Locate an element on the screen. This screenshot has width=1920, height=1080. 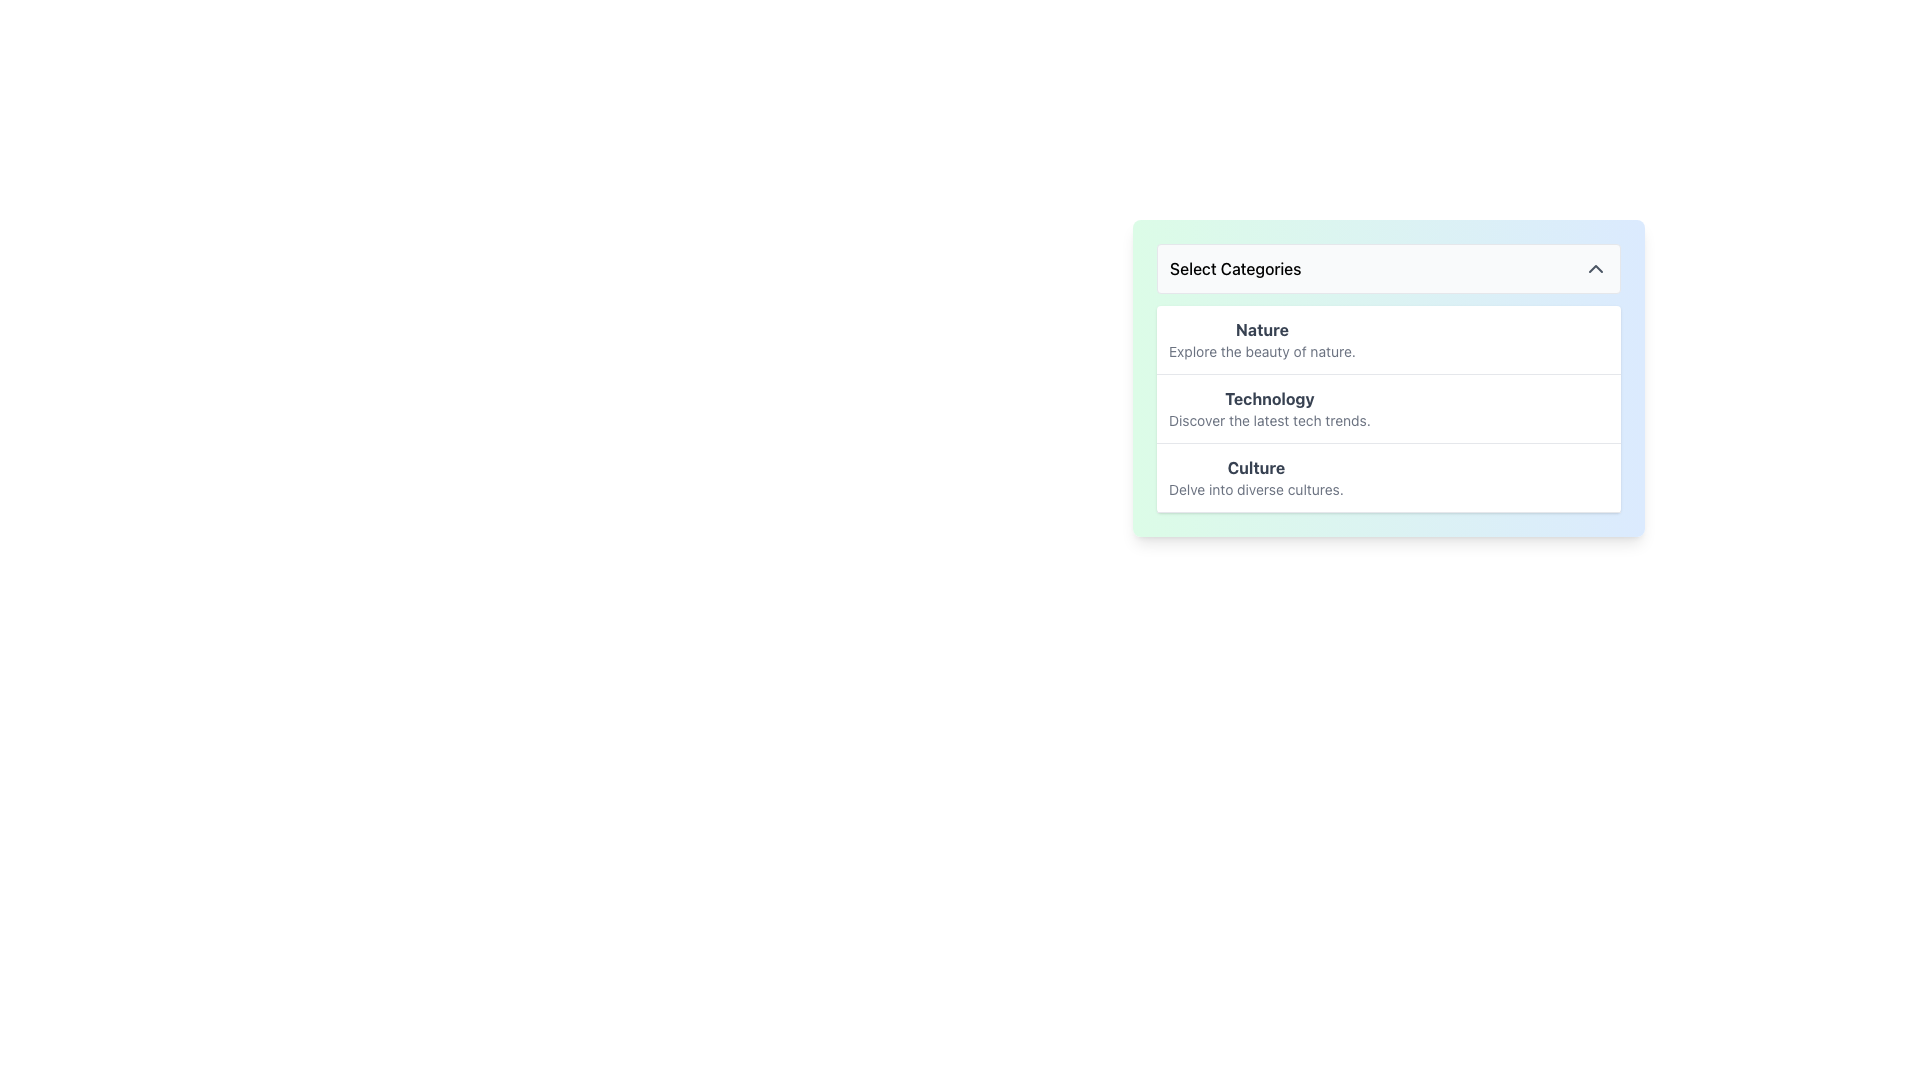
the text label displaying 'Explore the beauty of nature.' which is located beneath the 'Nature' heading in the card-like structure is located at coordinates (1261, 350).